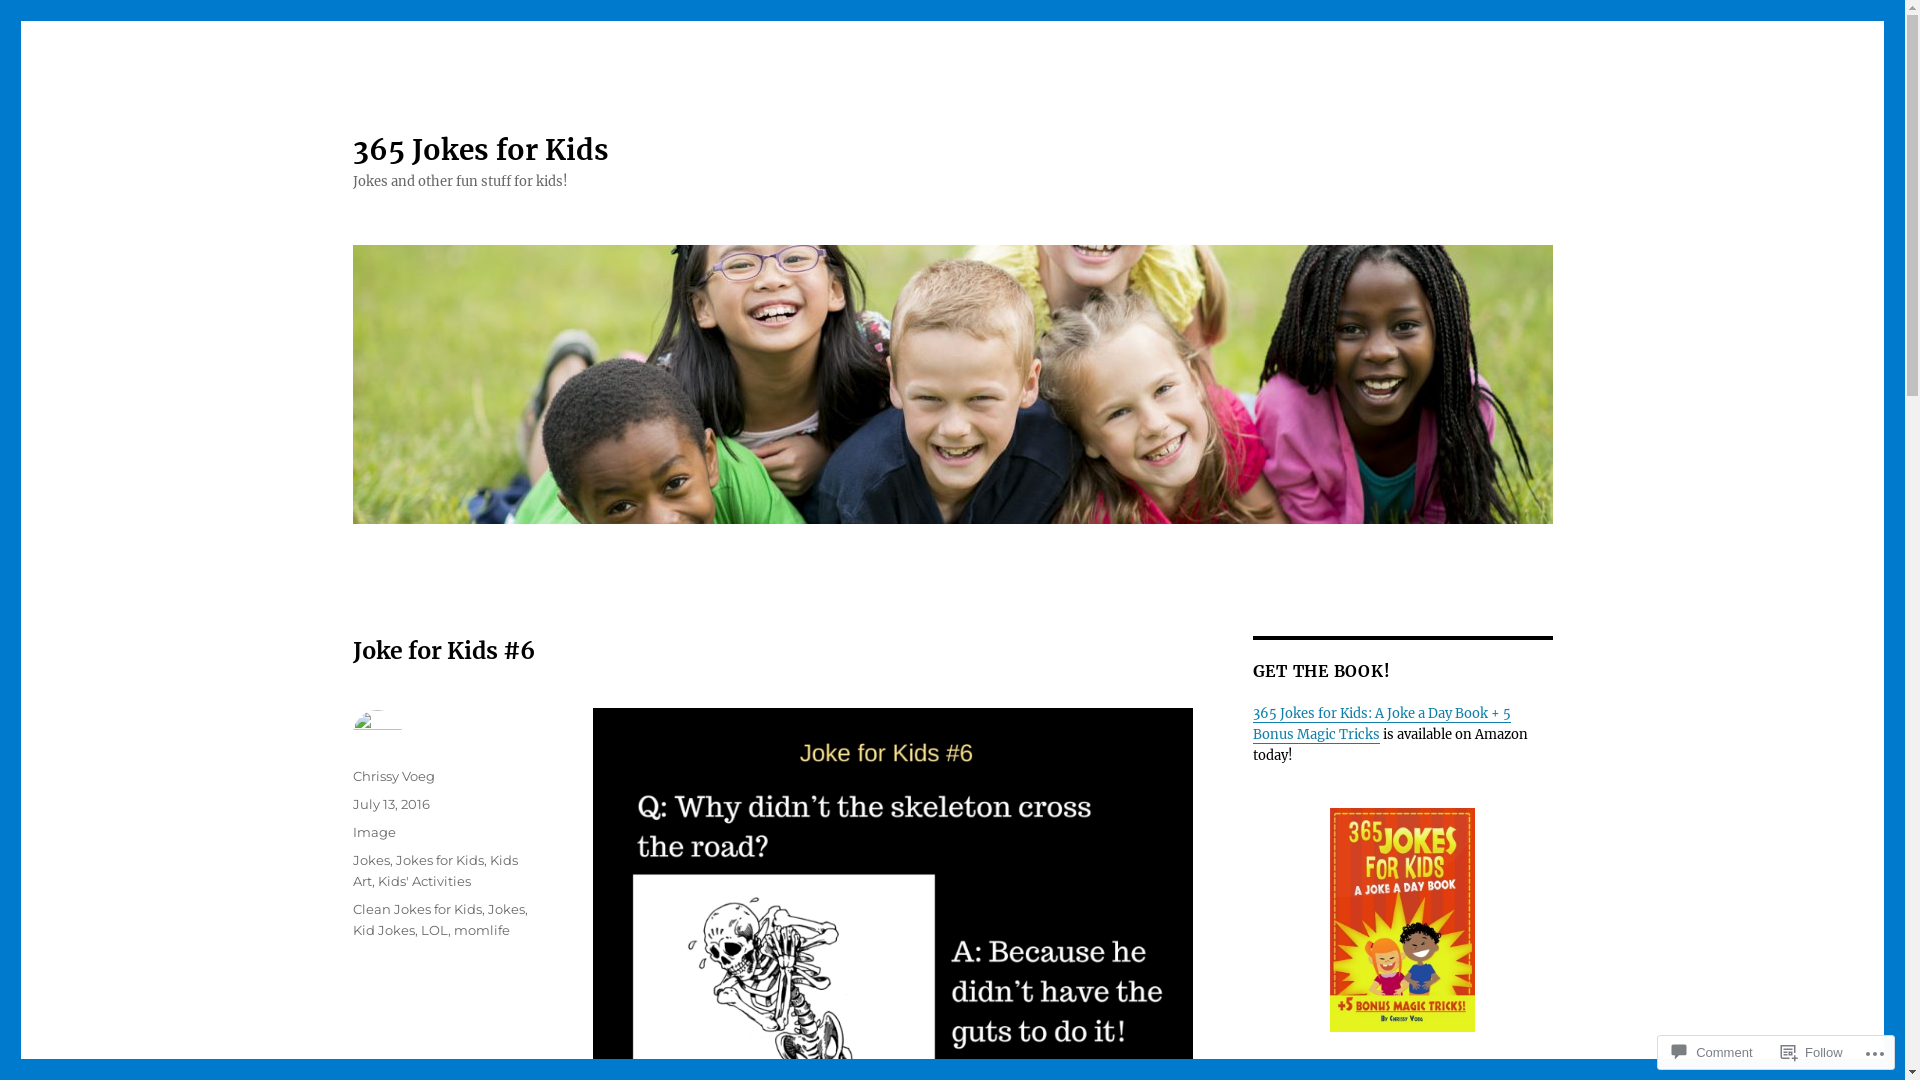  What do you see at coordinates (439, 859) in the screenshot?
I see `'Jokes for Kids'` at bounding box center [439, 859].